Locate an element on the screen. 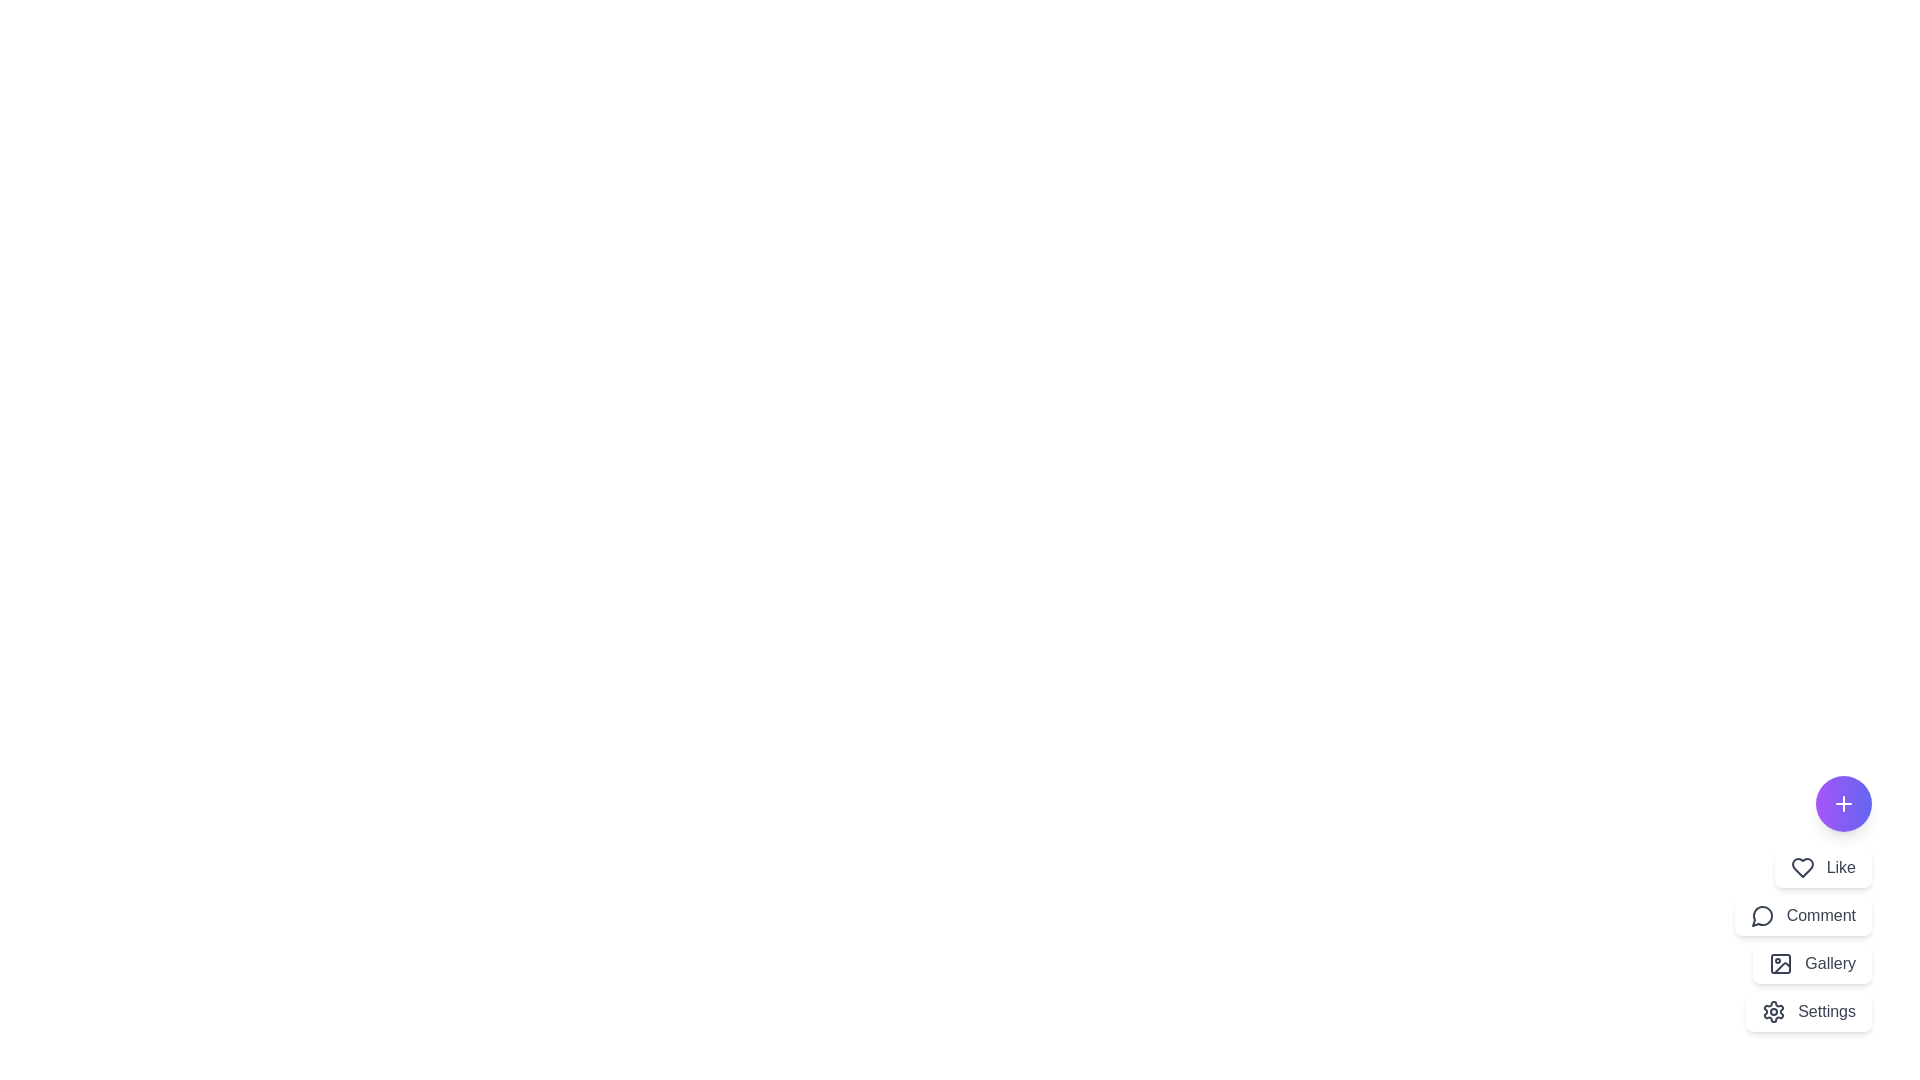 The image size is (1920, 1080). the menu option Like to activate it is located at coordinates (1823, 866).